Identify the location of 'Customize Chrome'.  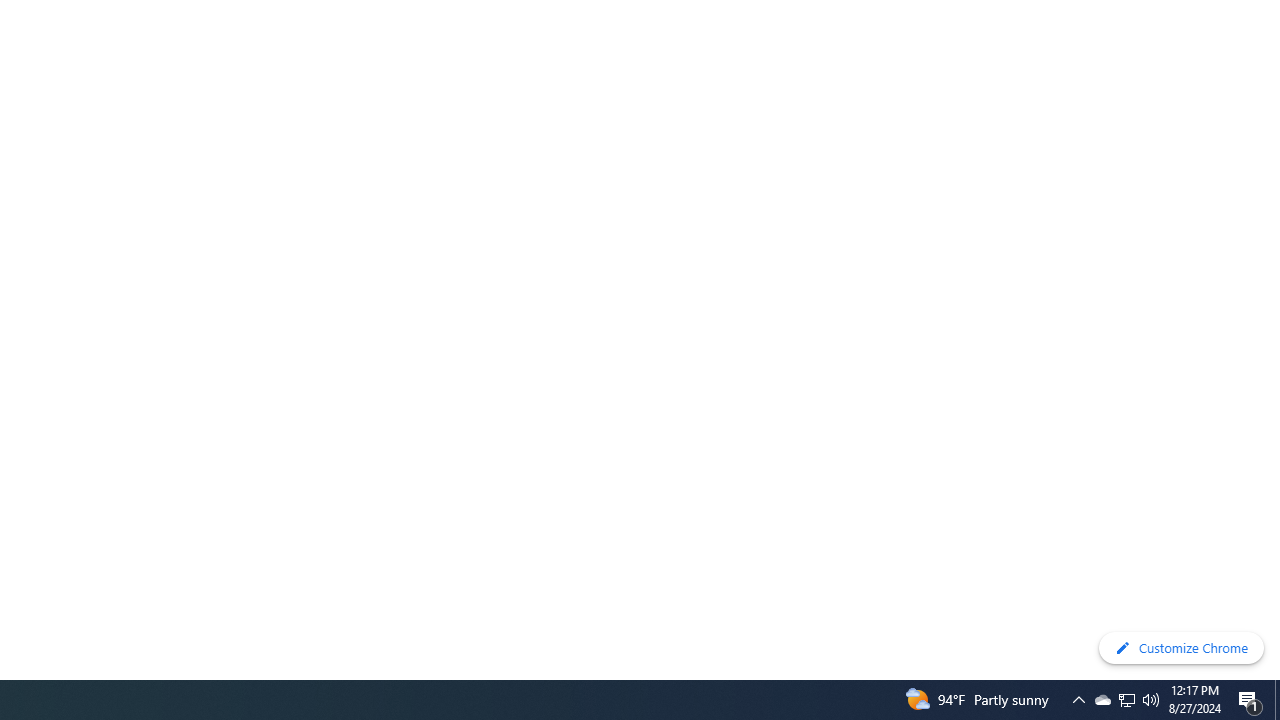
(1181, 648).